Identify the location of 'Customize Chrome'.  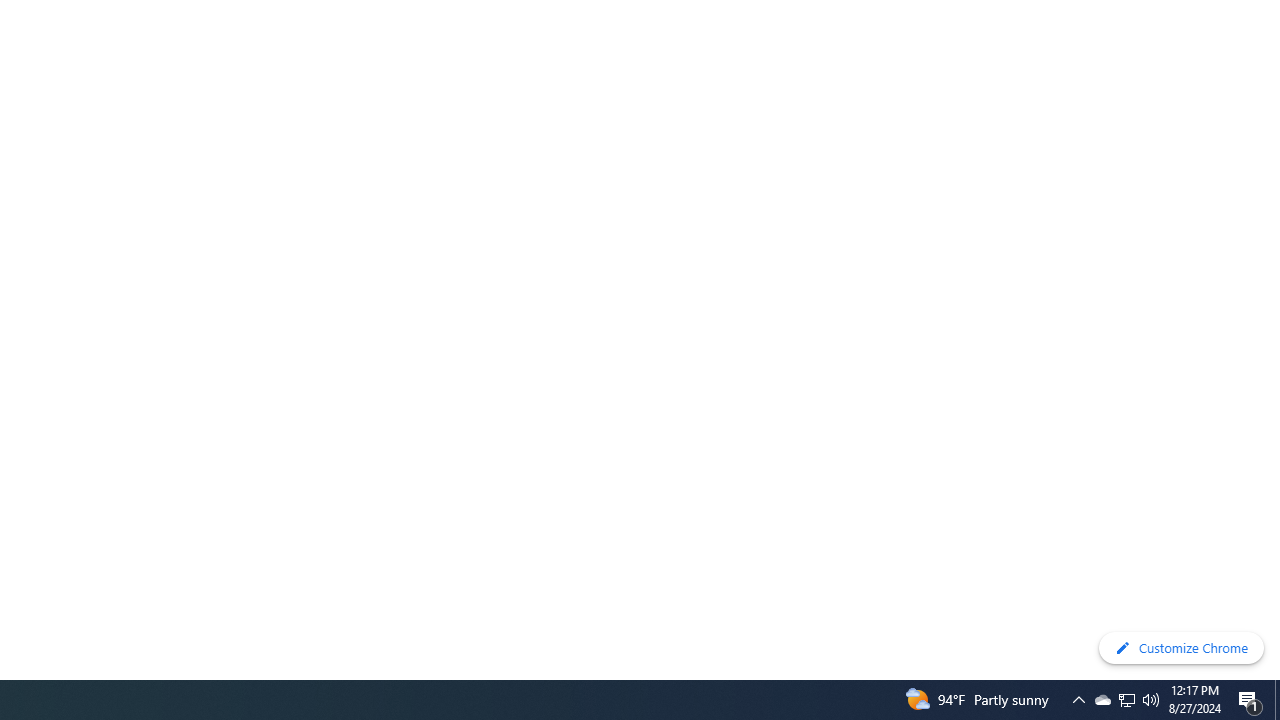
(1181, 648).